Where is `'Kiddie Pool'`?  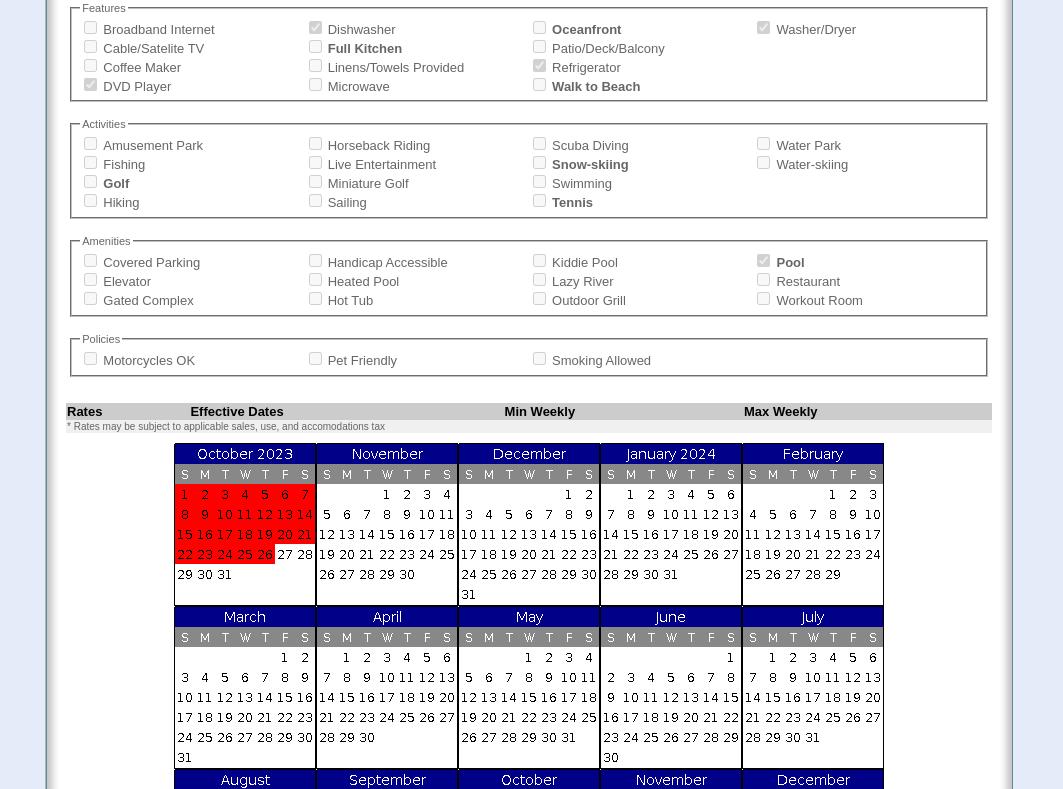 'Kiddie Pool' is located at coordinates (583, 262).